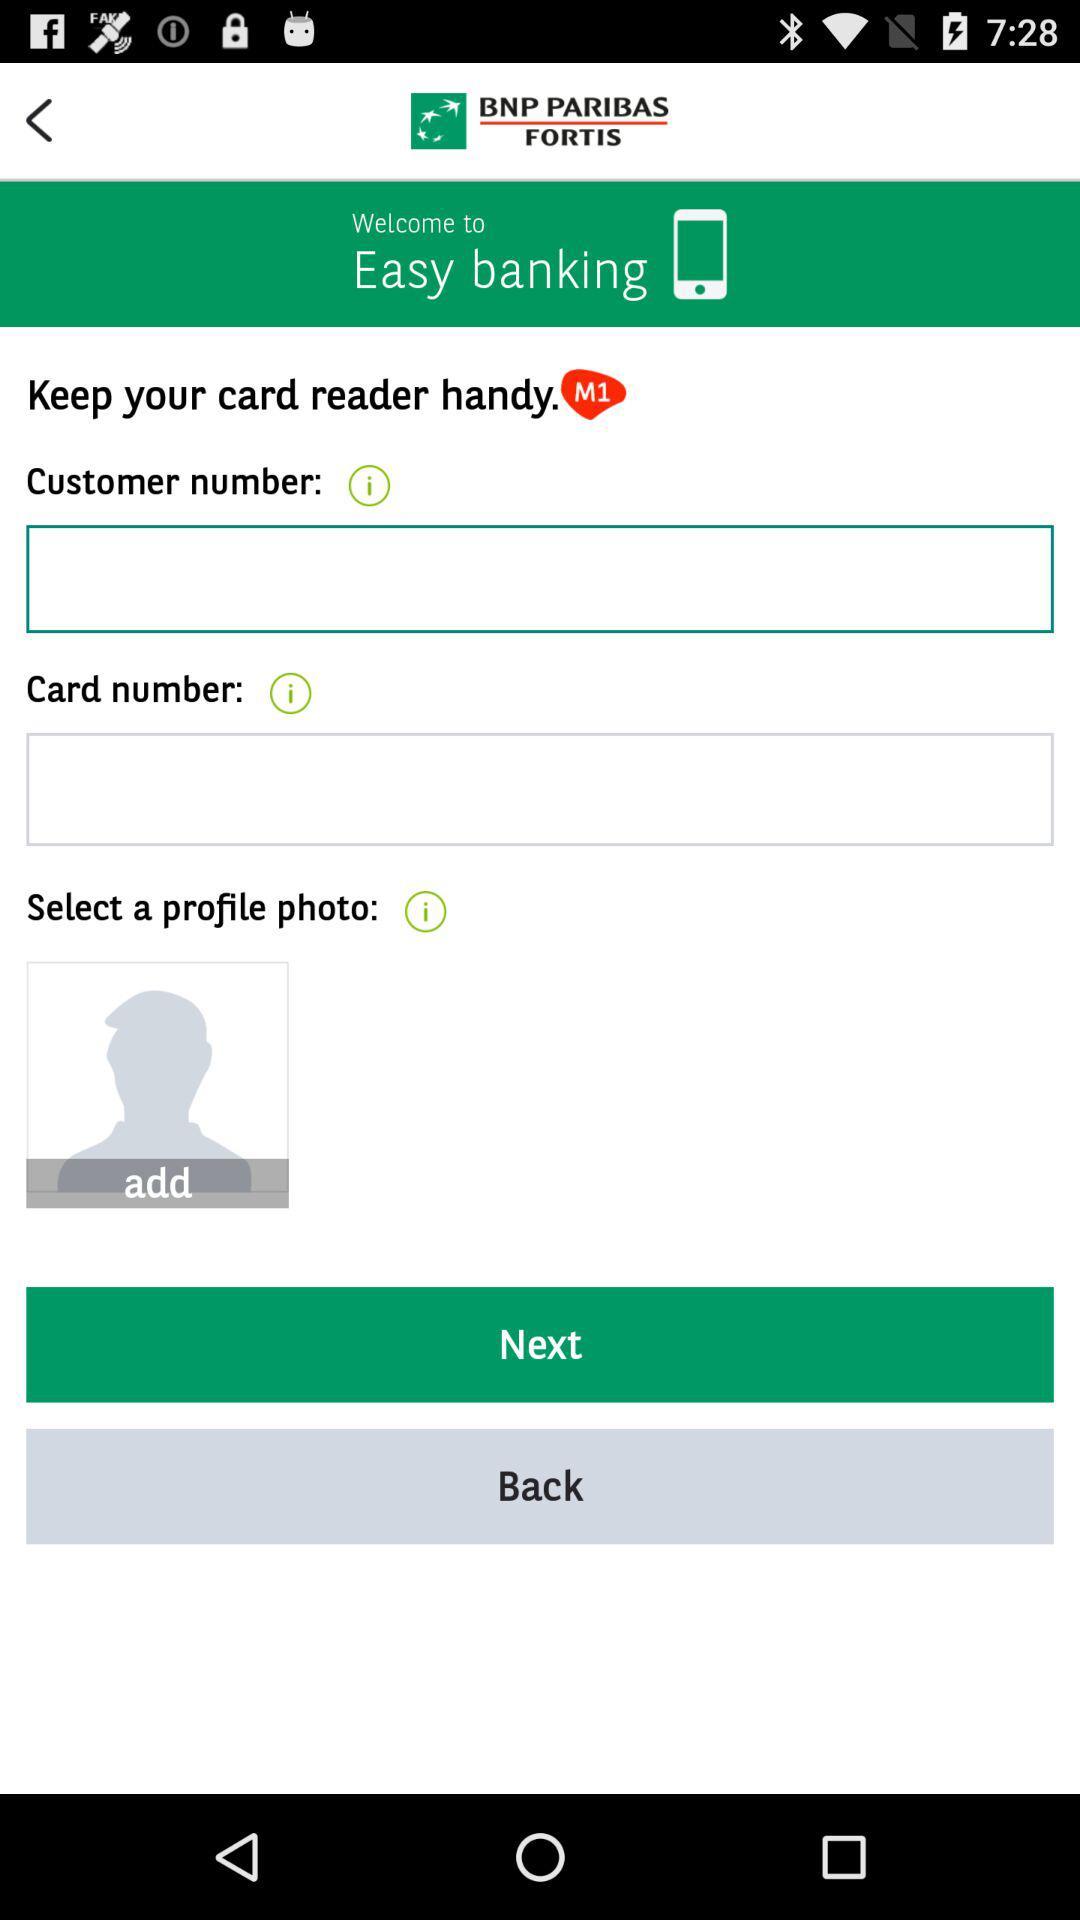 The width and height of the screenshot is (1080, 1920). What do you see at coordinates (424, 975) in the screenshot?
I see `the info icon` at bounding box center [424, 975].